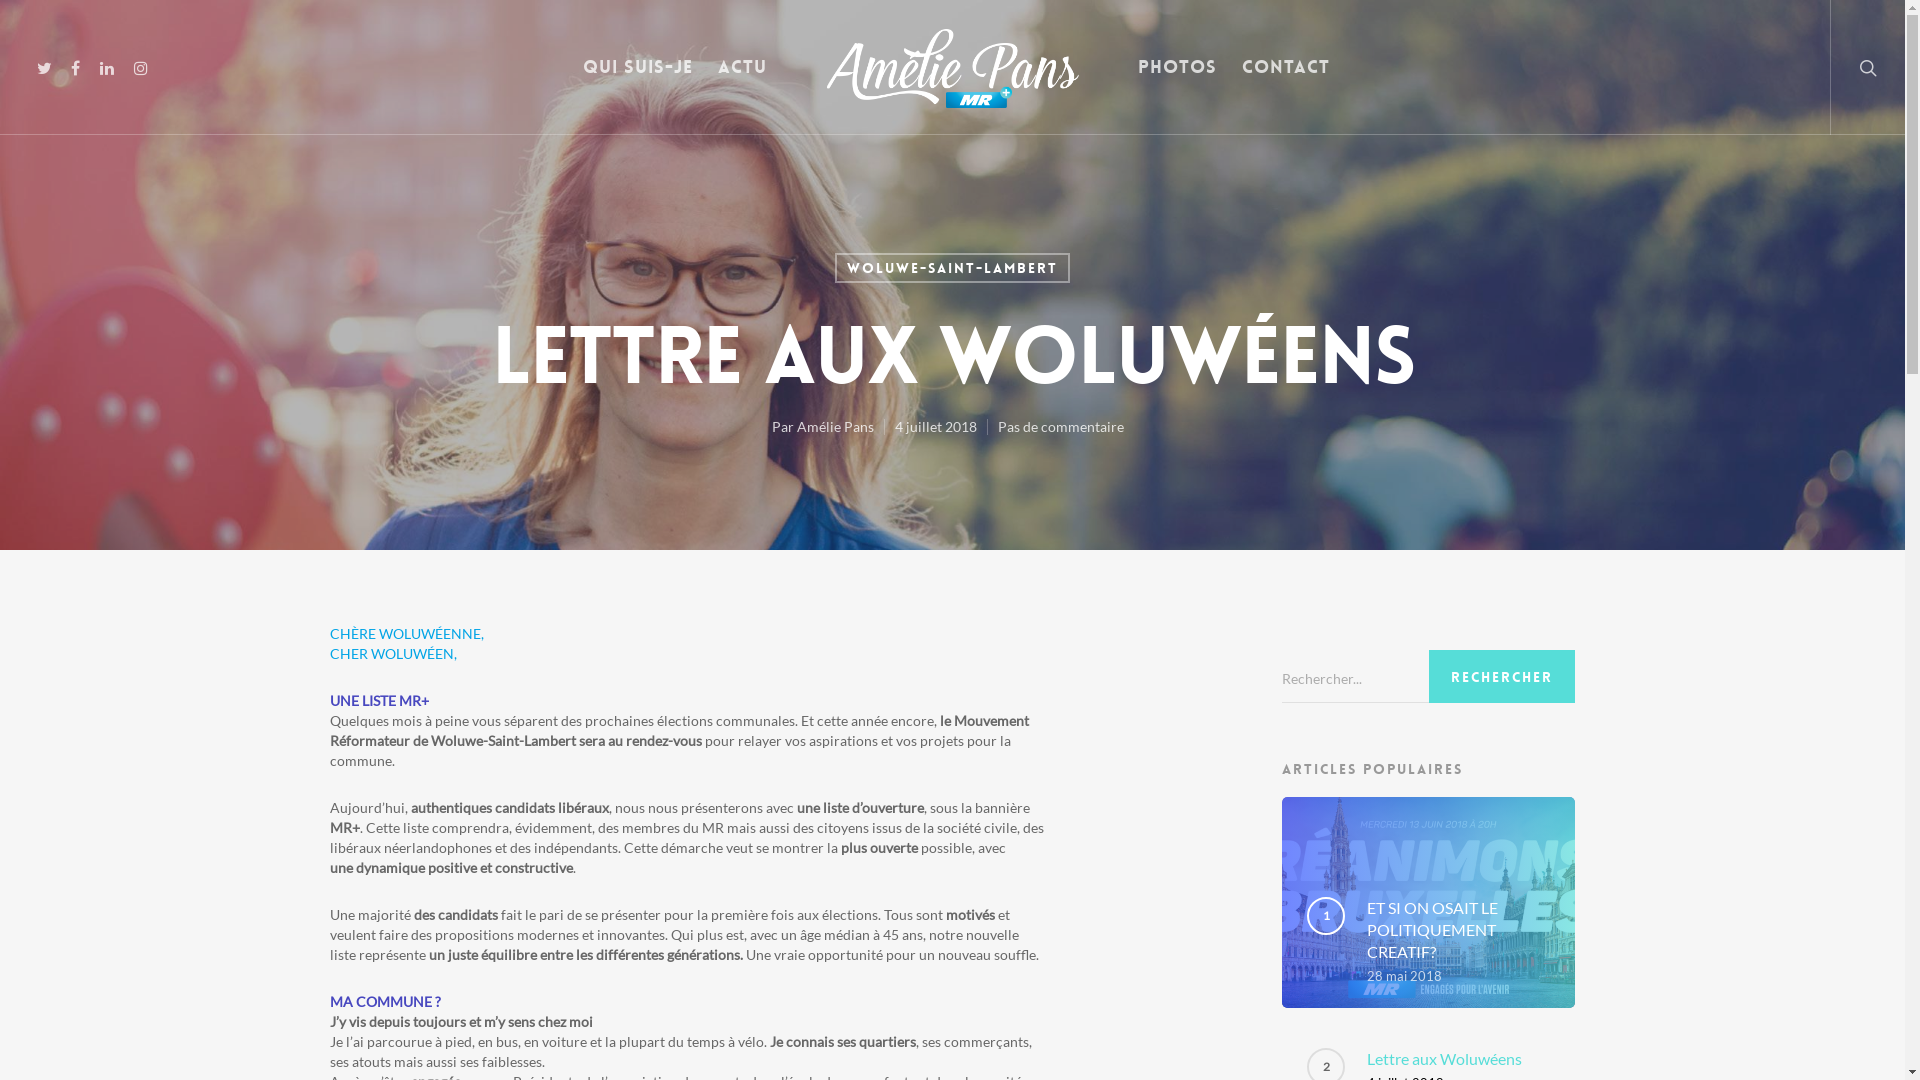  Describe the element at coordinates (741, 80) in the screenshot. I see `'Actu'` at that location.